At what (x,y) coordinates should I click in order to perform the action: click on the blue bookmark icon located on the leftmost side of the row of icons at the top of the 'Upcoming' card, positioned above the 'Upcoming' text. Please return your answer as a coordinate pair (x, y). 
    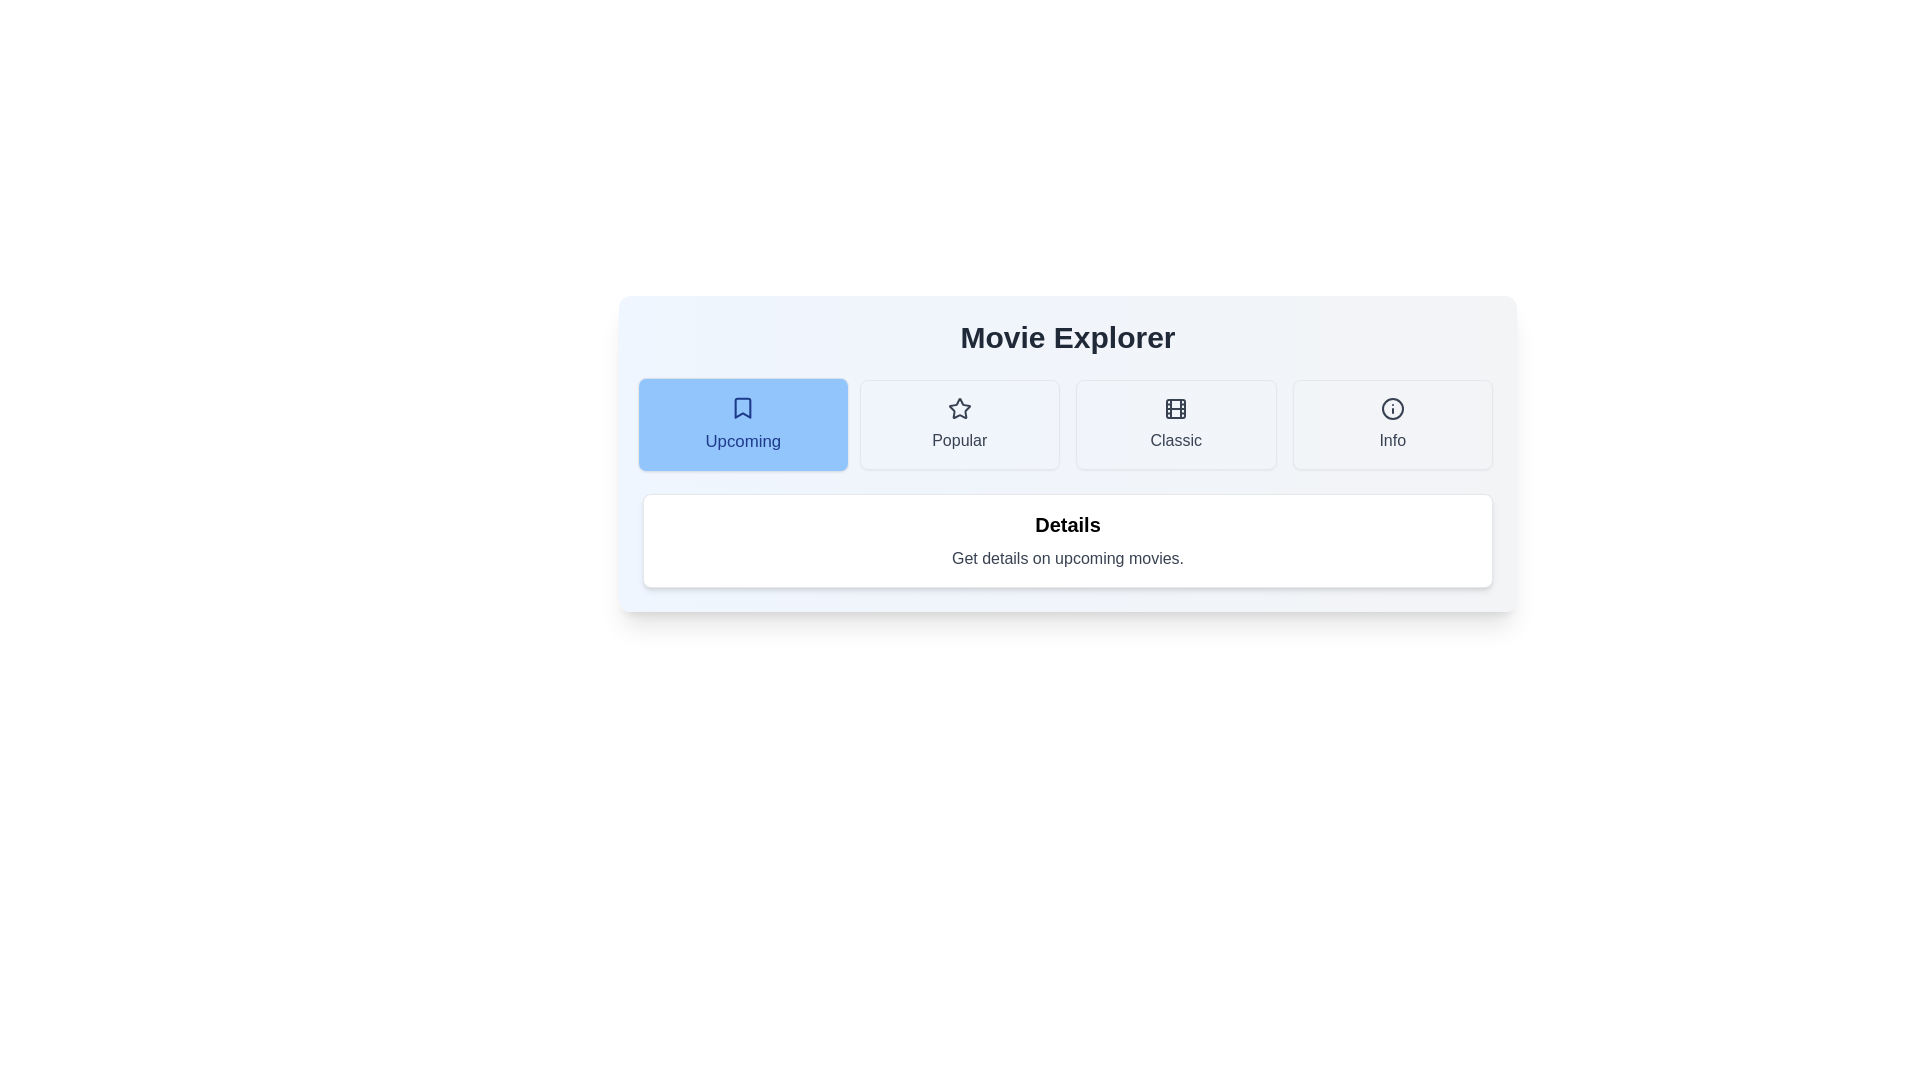
    Looking at the image, I should click on (742, 407).